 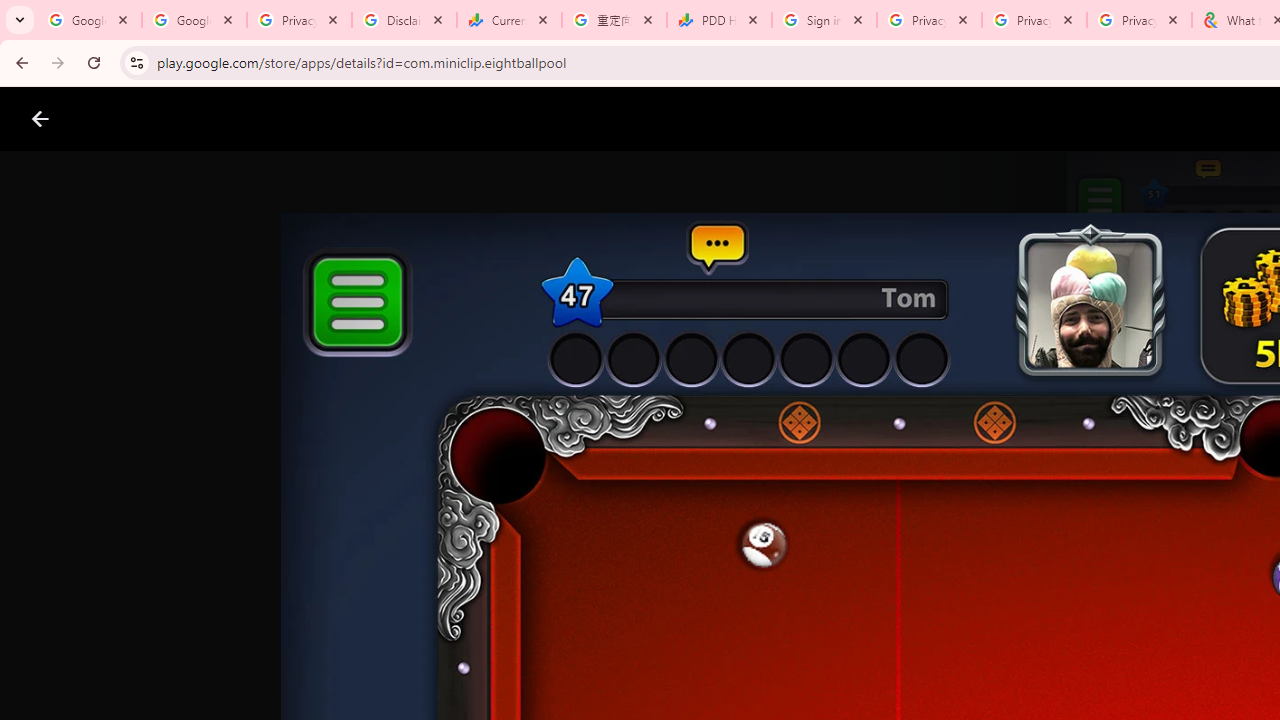 I want to click on 'Google Play logo', so click(x=111, y=119).